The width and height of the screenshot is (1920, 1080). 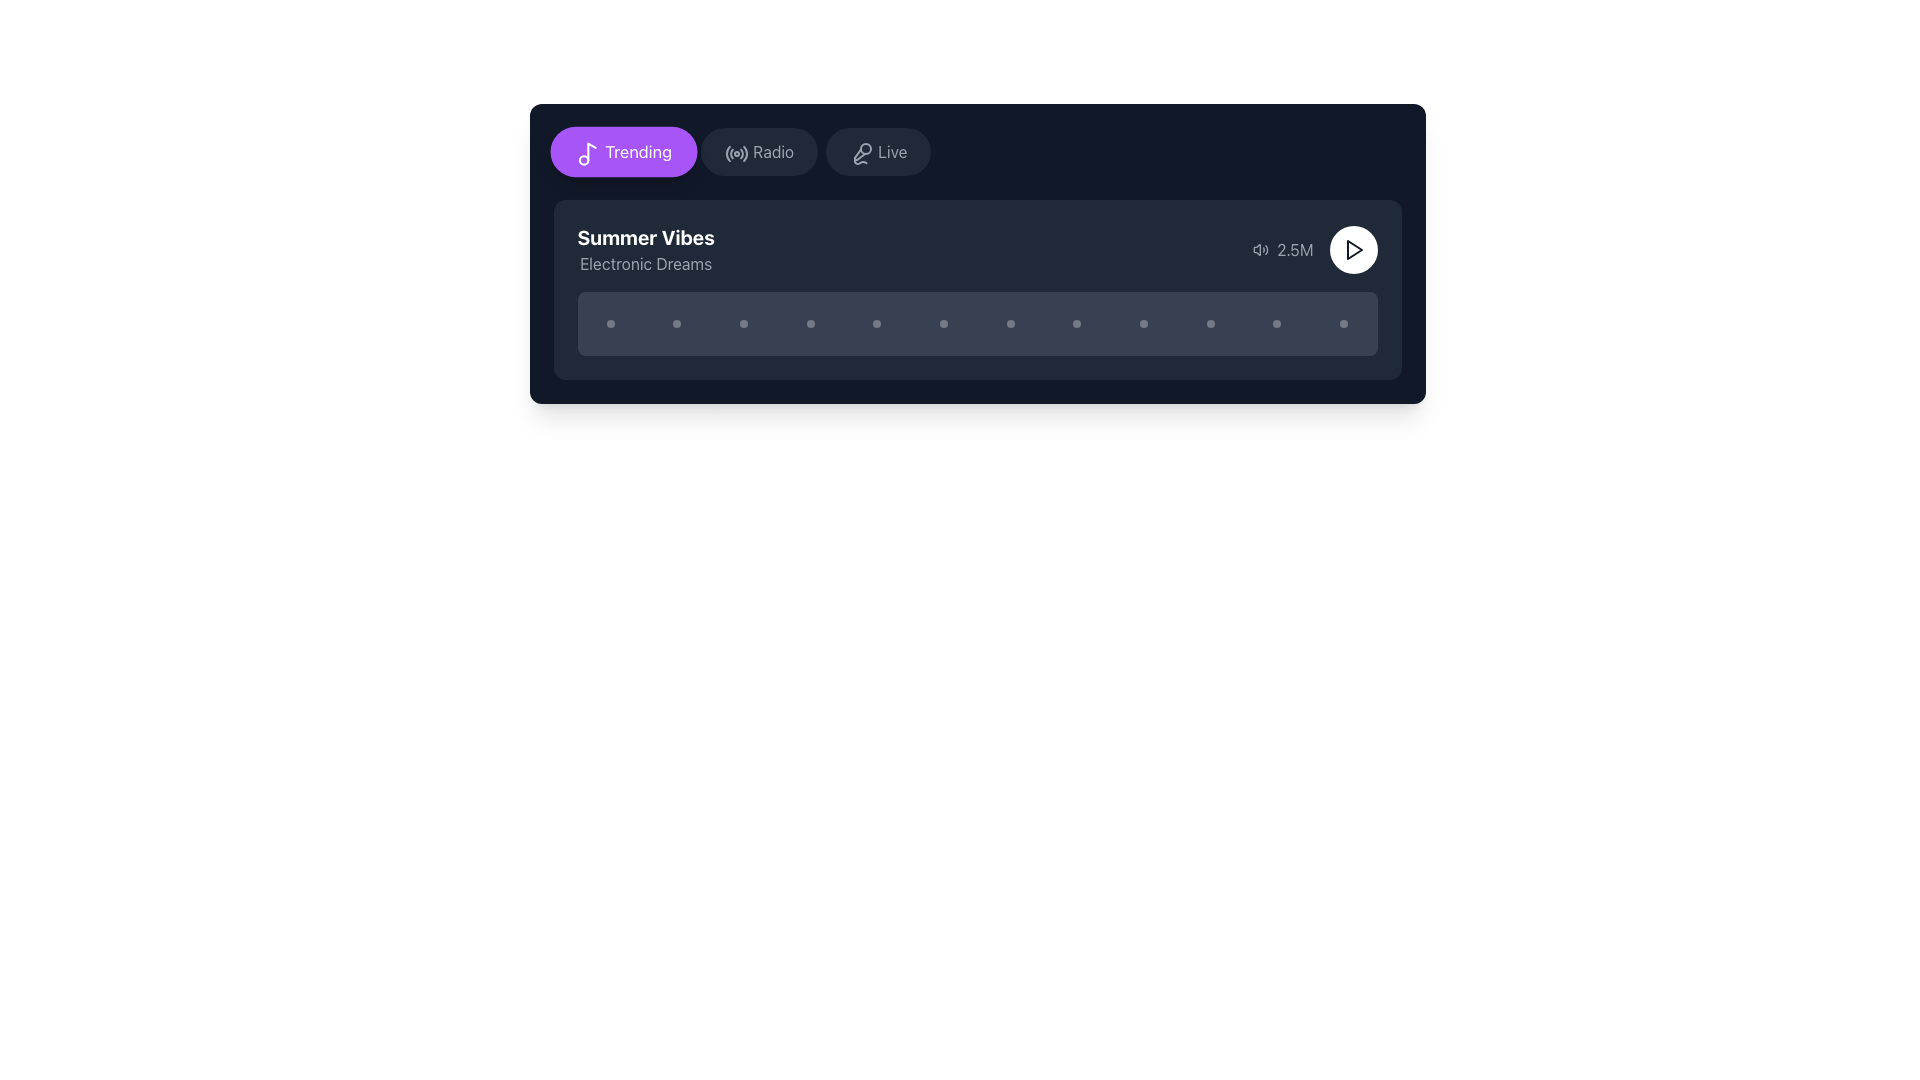 What do you see at coordinates (1353, 249) in the screenshot?
I see `the play button located within a circular button at the far right edge of the rectangular component displaying song information` at bounding box center [1353, 249].